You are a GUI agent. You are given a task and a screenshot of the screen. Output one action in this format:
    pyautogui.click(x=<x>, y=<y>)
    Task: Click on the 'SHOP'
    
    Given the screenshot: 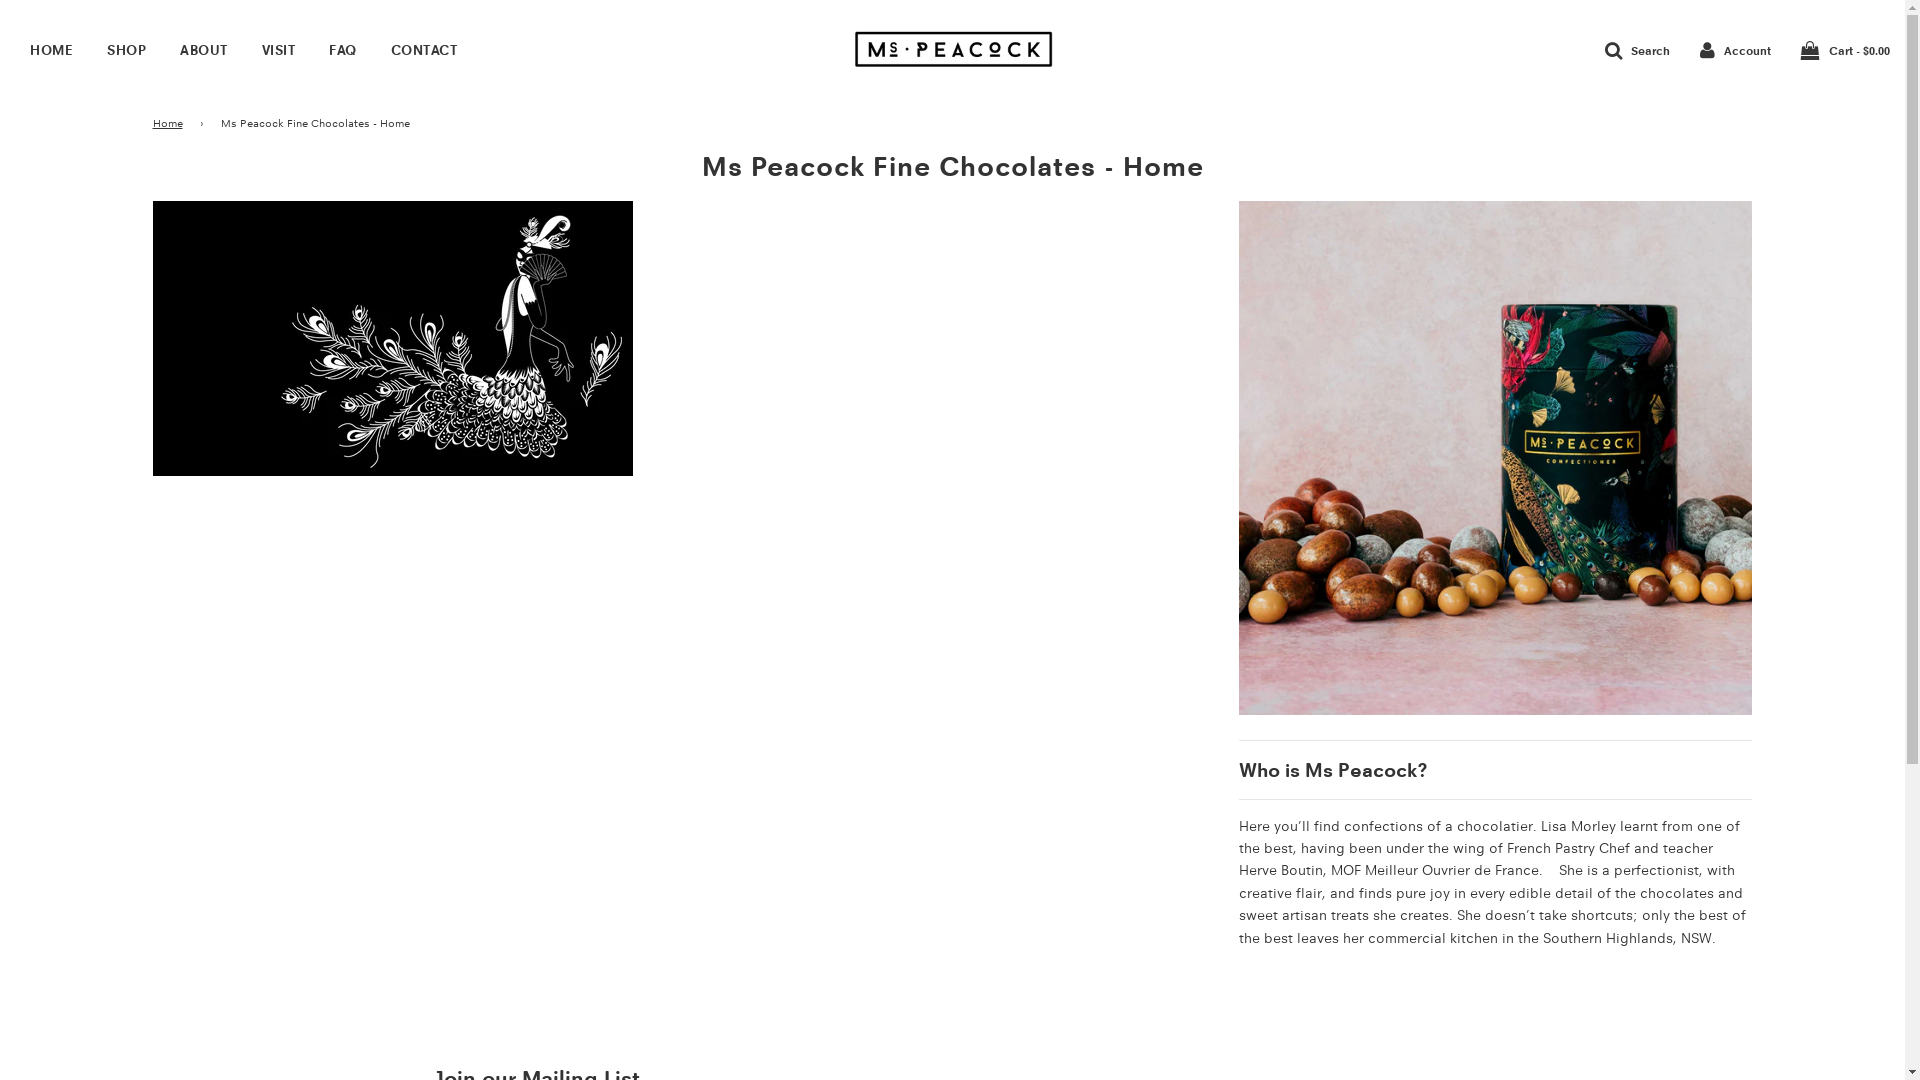 What is the action you would take?
    pyautogui.click(x=125, y=49)
    